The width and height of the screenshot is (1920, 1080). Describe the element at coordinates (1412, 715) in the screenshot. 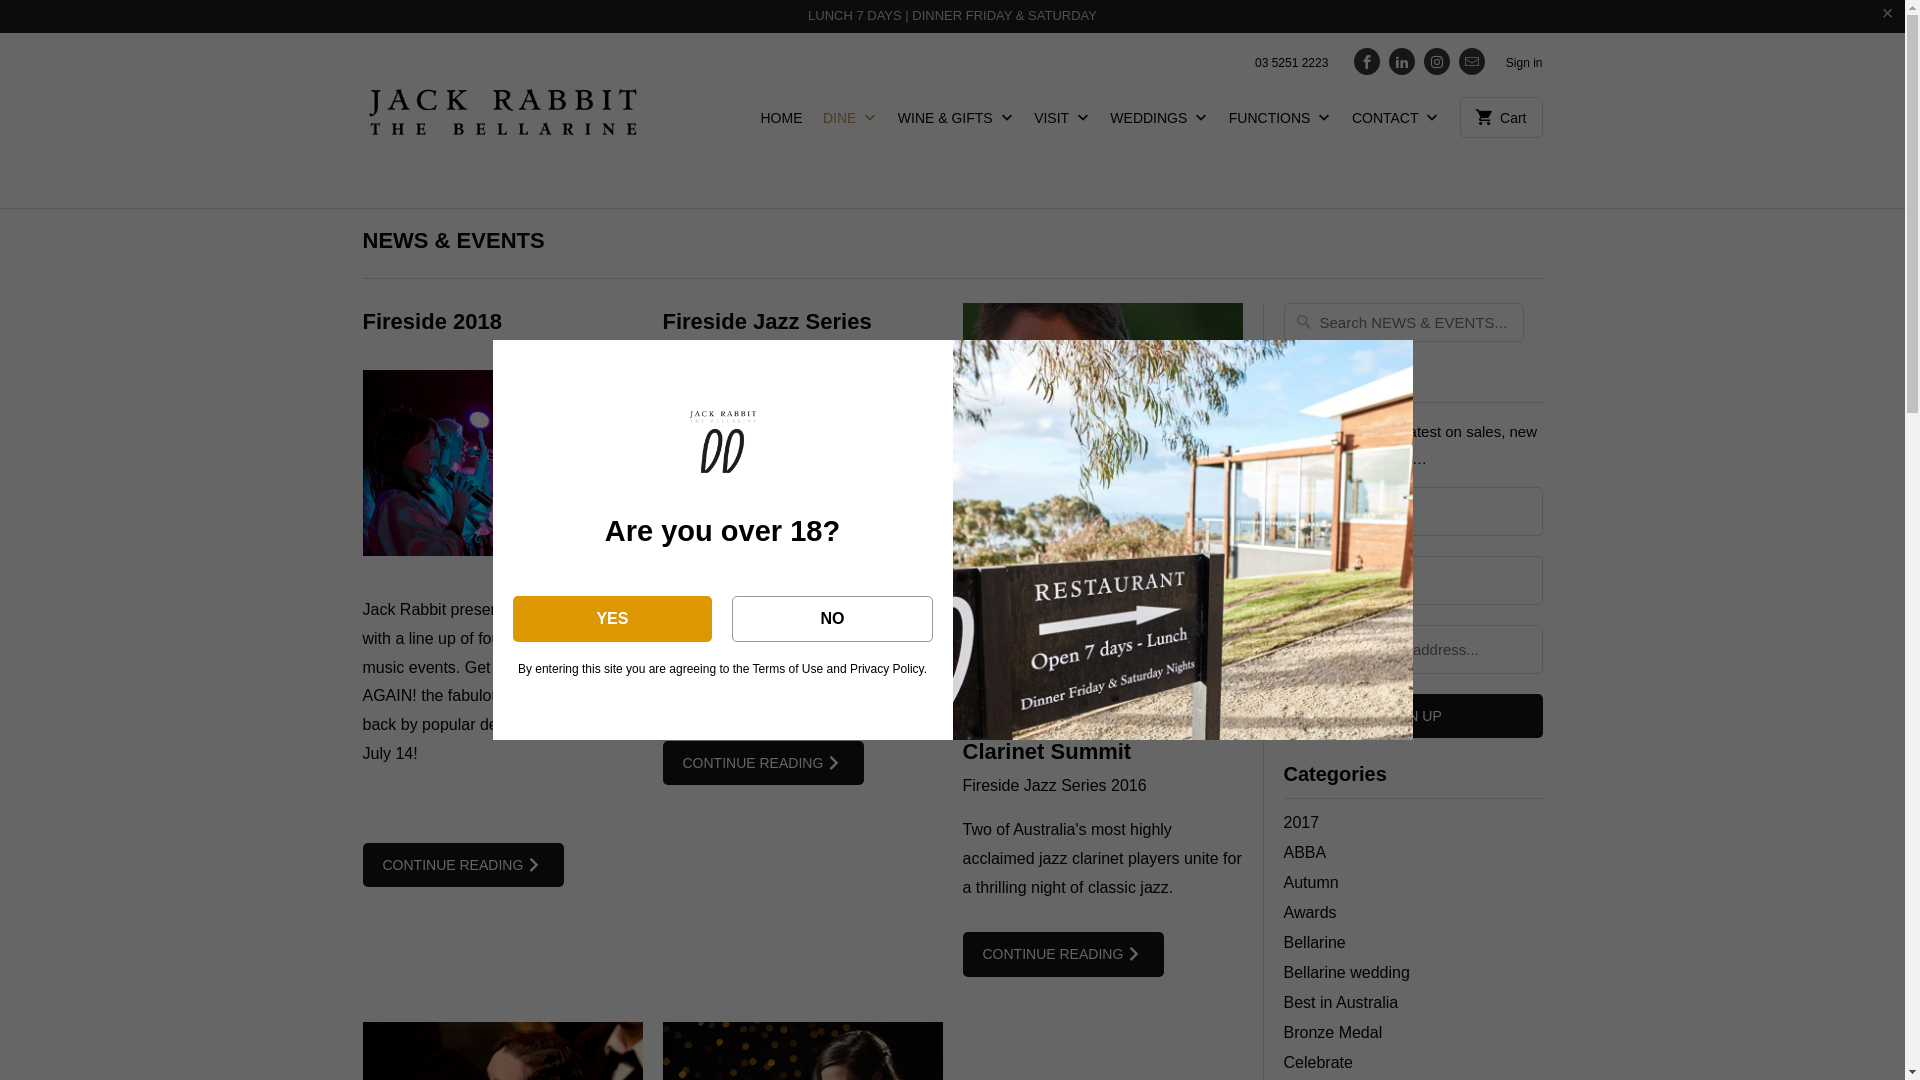

I see `'Sign Up'` at that location.